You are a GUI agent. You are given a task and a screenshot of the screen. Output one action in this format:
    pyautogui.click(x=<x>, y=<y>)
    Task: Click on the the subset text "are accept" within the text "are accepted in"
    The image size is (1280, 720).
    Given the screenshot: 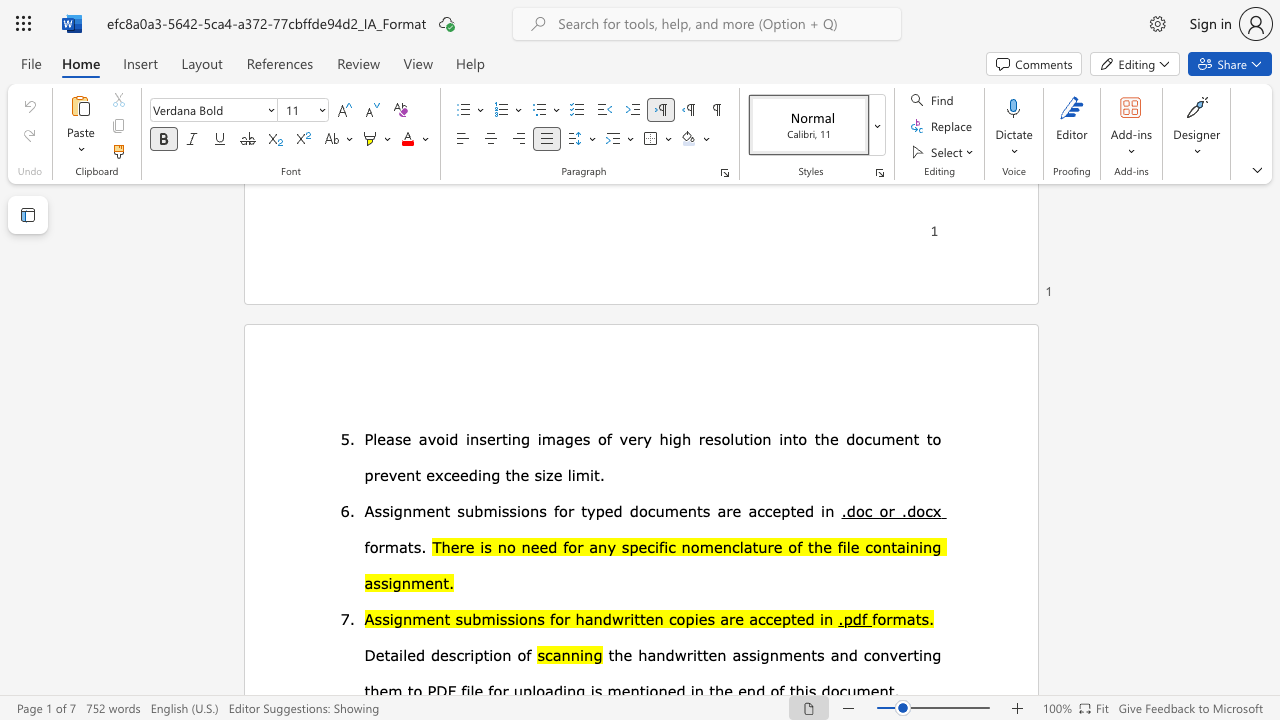 What is the action you would take?
    pyautogui.click(x=717, y=509)
    